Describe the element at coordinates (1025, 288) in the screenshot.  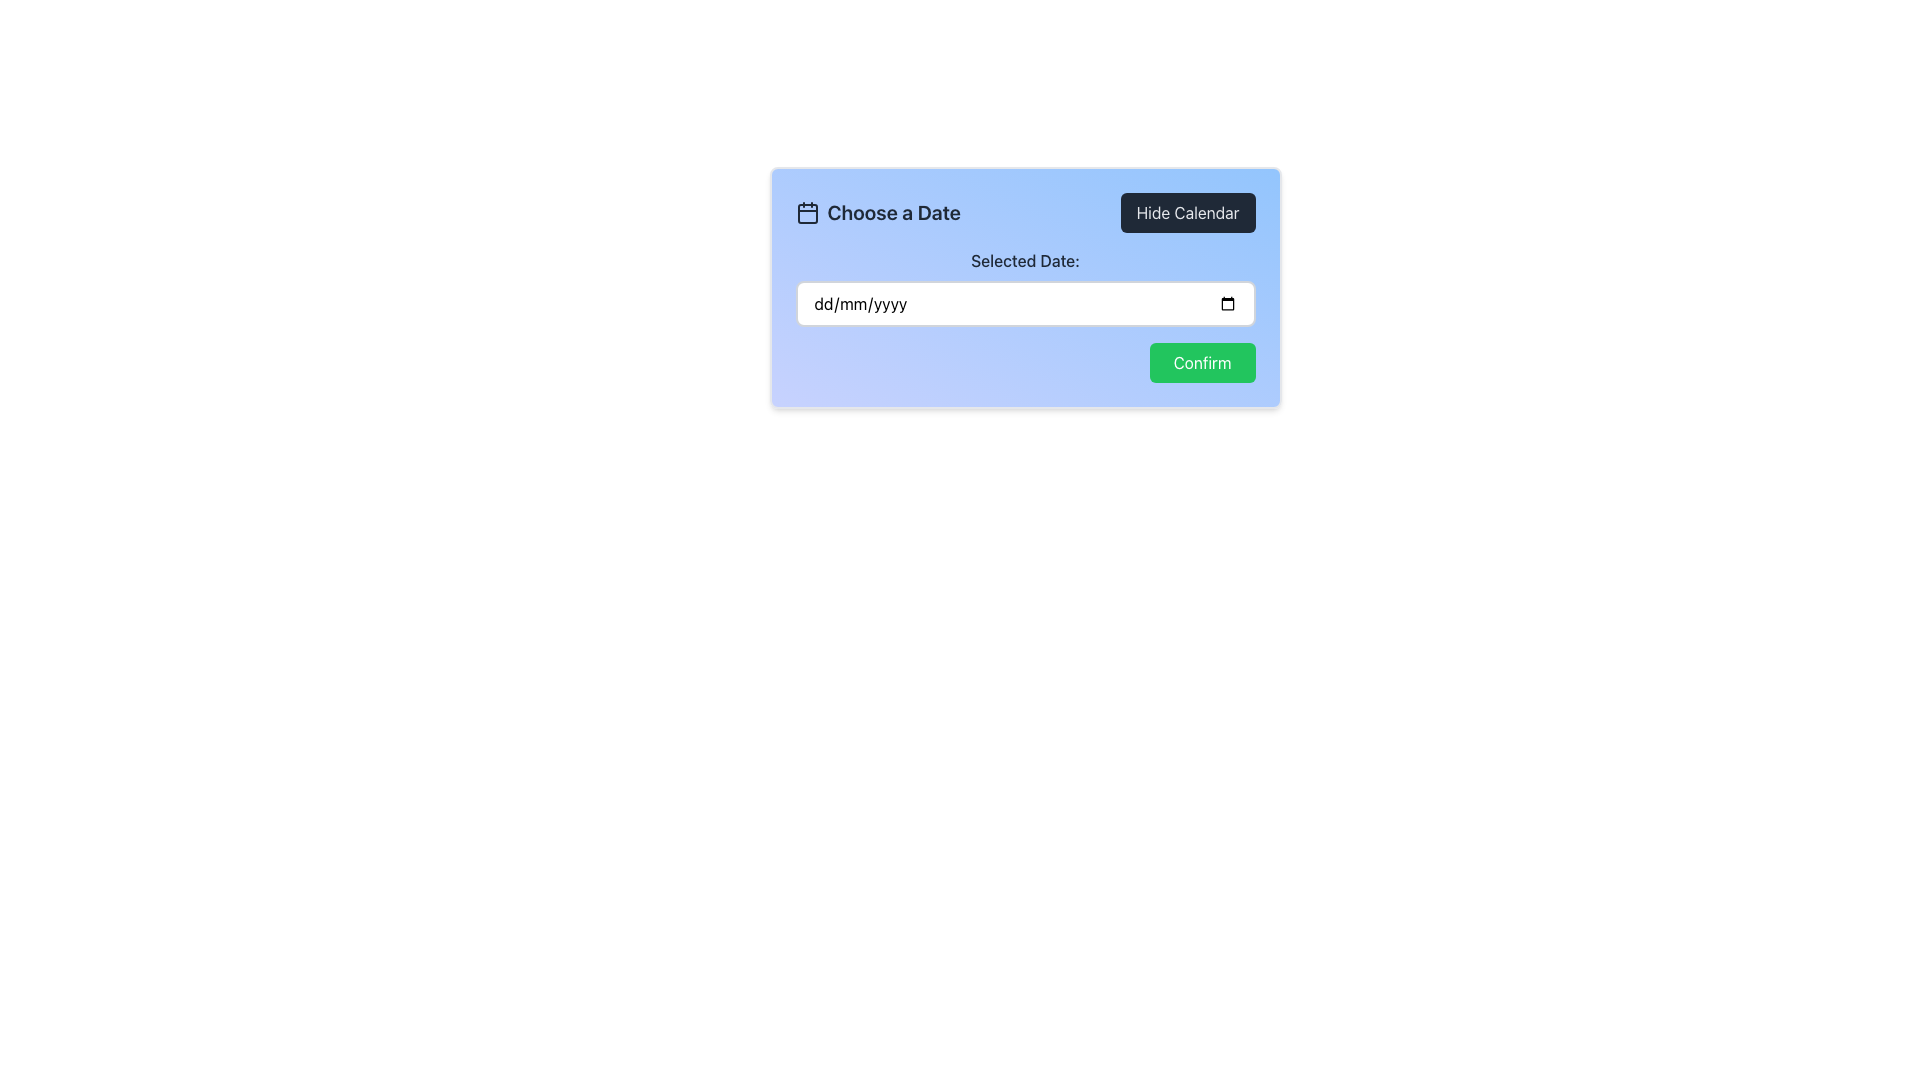
I see `the Date Picker Input Field Group located centrally below the 'Choose a Date' heading and above the 'Confirm' button` at that location.